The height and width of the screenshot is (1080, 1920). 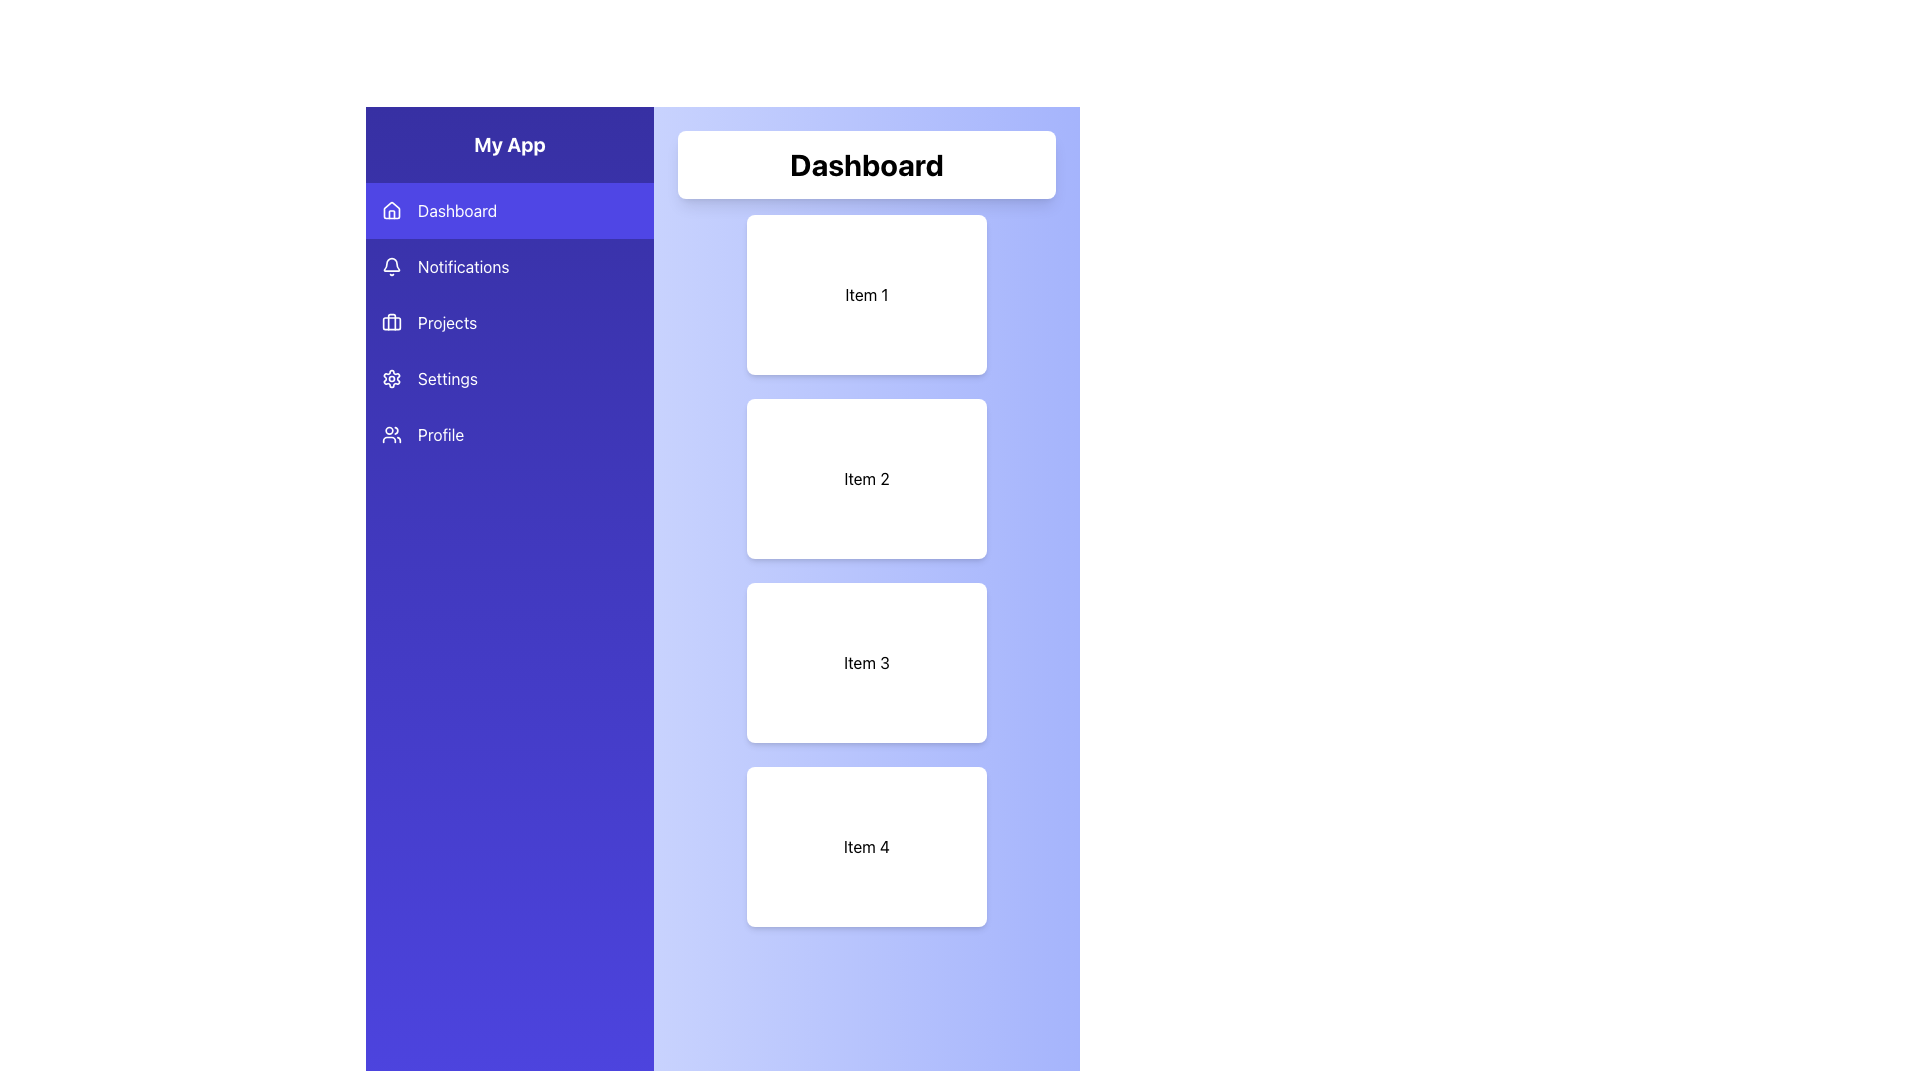 I want to click on the 'Profile' text label in the sidebar navigation menu, so click(x=440, y=434).